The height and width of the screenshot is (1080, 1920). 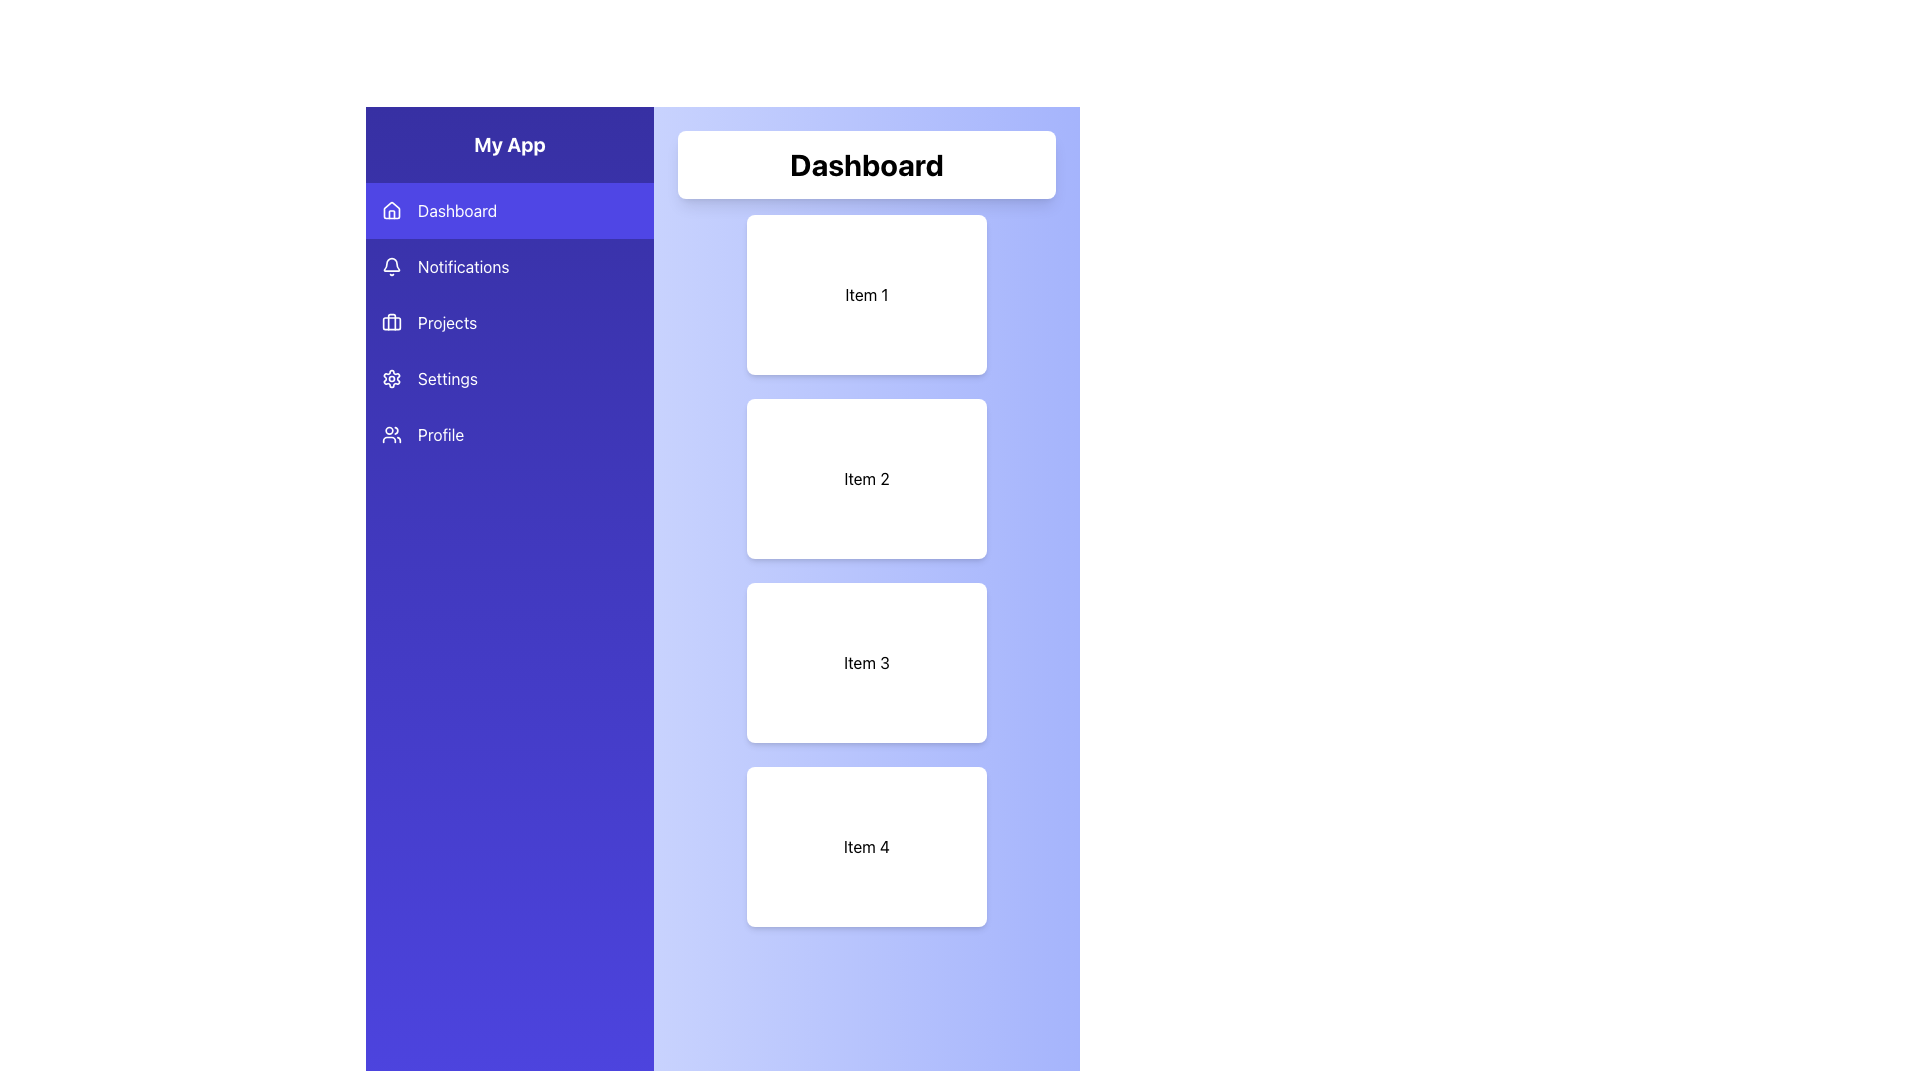 I want to click on the 'Profile' text label in the sidebar navigation menu, so click(x=440, y=434).